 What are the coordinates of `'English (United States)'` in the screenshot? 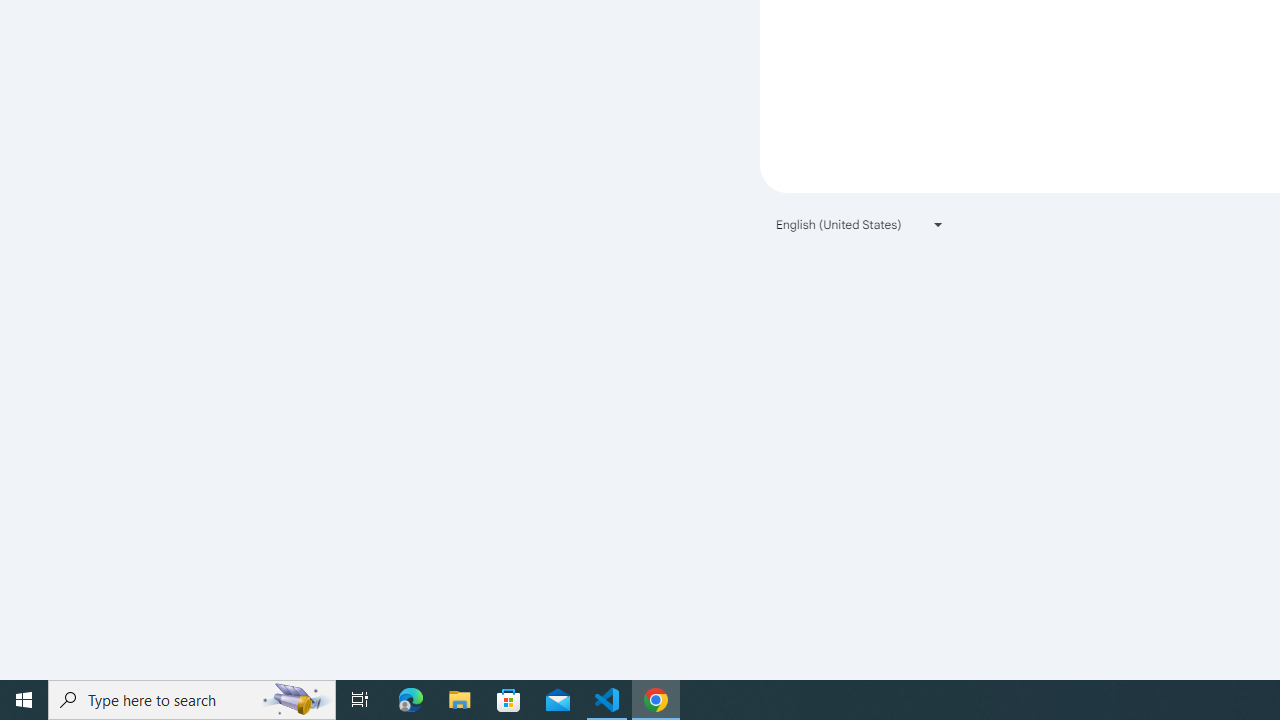 It's located at (860, 224).